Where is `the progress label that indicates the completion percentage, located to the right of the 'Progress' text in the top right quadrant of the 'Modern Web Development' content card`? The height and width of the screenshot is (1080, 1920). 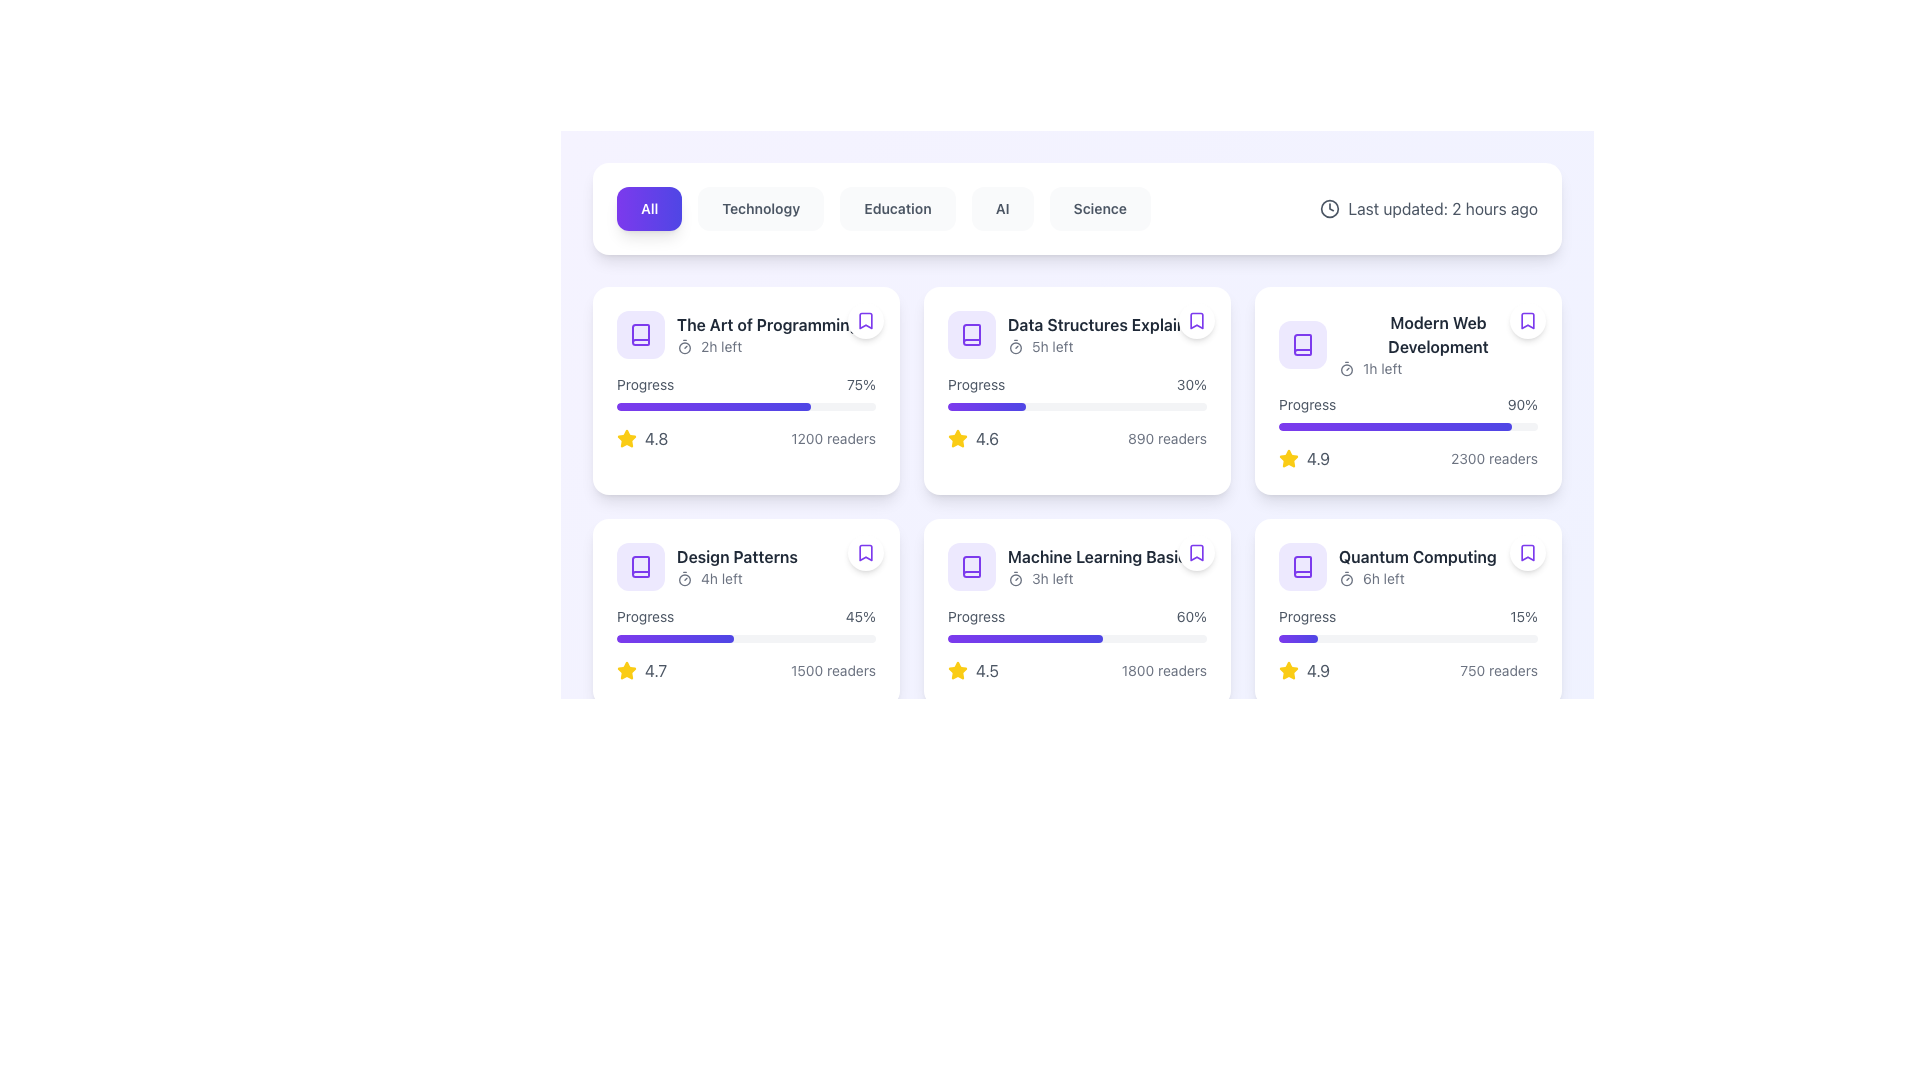
the progress label that indicates the completion percentage, located to the right of the 'Progress' text in the top right quadrant of the 'Modern Web Development' content card is located at coordinates (1521, 405).